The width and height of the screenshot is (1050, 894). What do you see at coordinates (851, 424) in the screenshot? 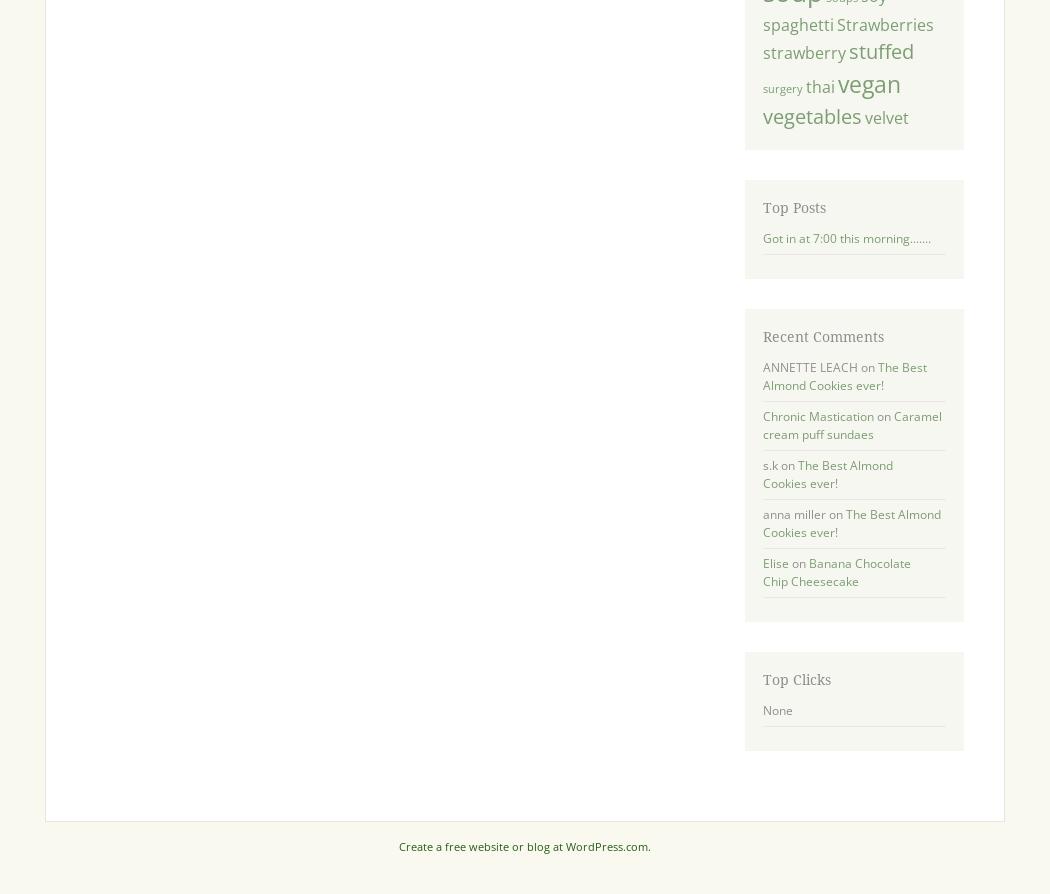
I see `'Caramel cream puff sundaes'` at bounding box center [851, 424].